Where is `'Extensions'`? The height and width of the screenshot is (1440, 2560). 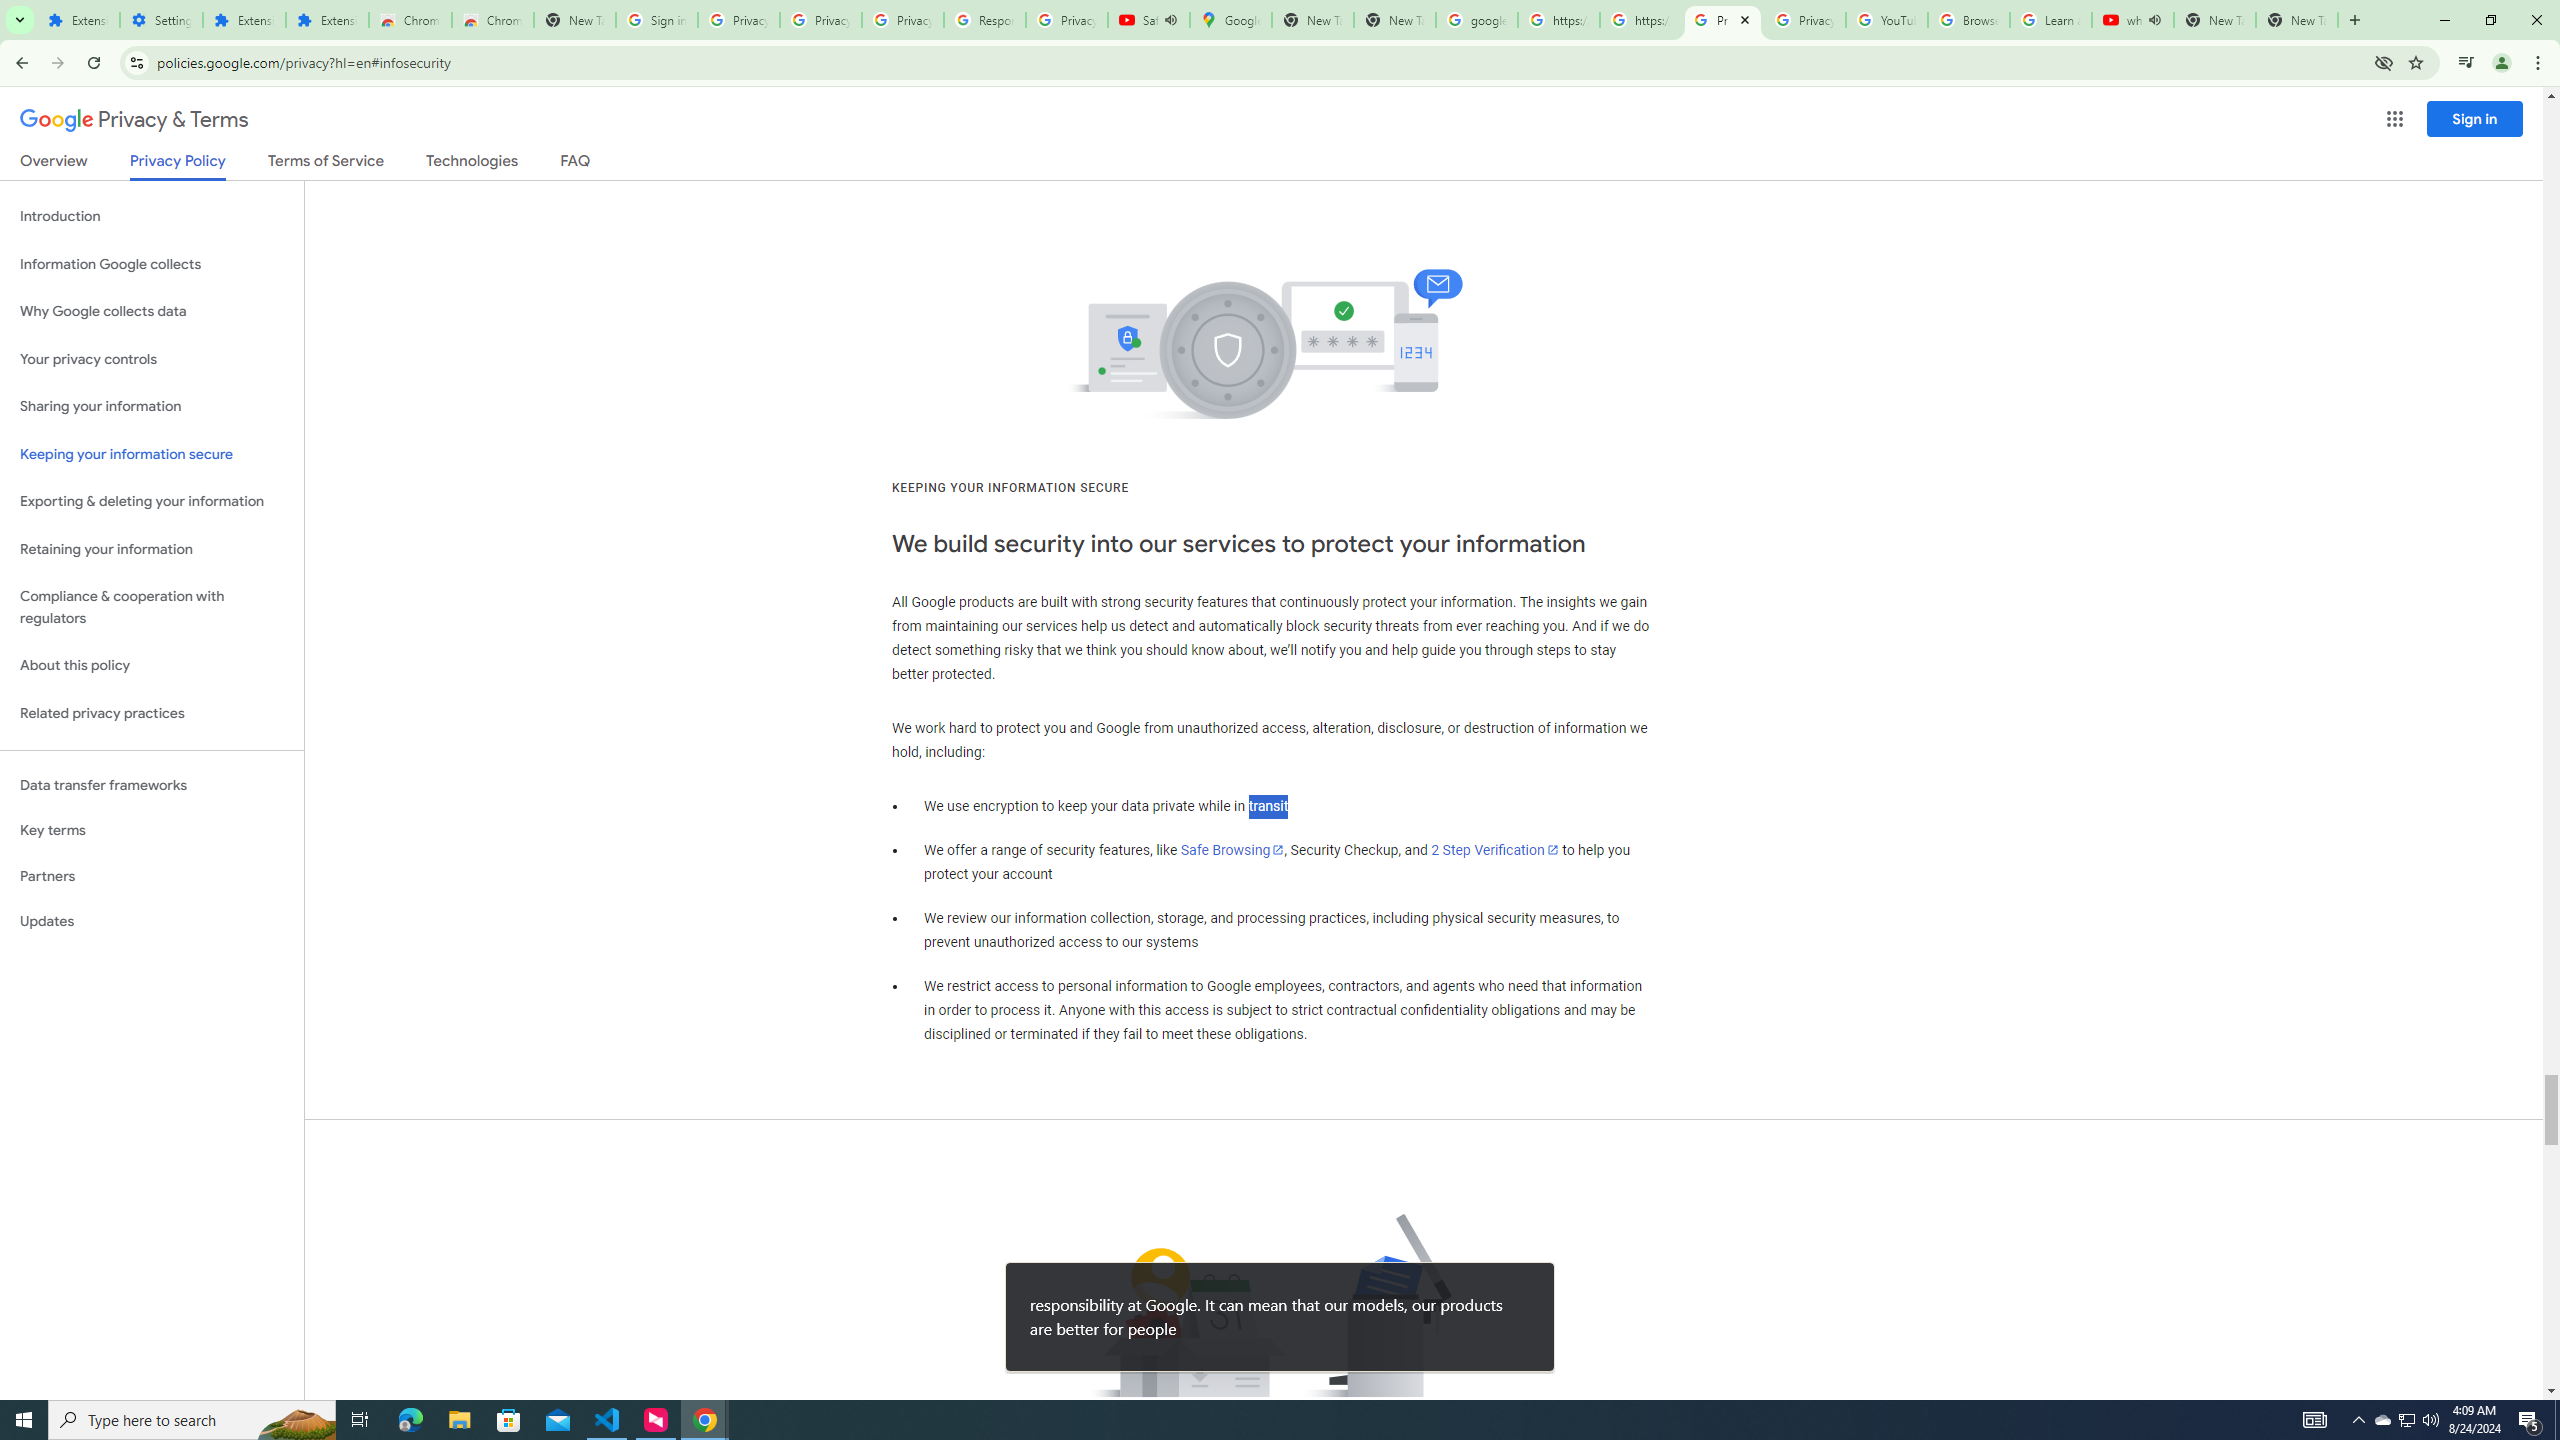
'Extensions' is located at coordinates (77, 19).